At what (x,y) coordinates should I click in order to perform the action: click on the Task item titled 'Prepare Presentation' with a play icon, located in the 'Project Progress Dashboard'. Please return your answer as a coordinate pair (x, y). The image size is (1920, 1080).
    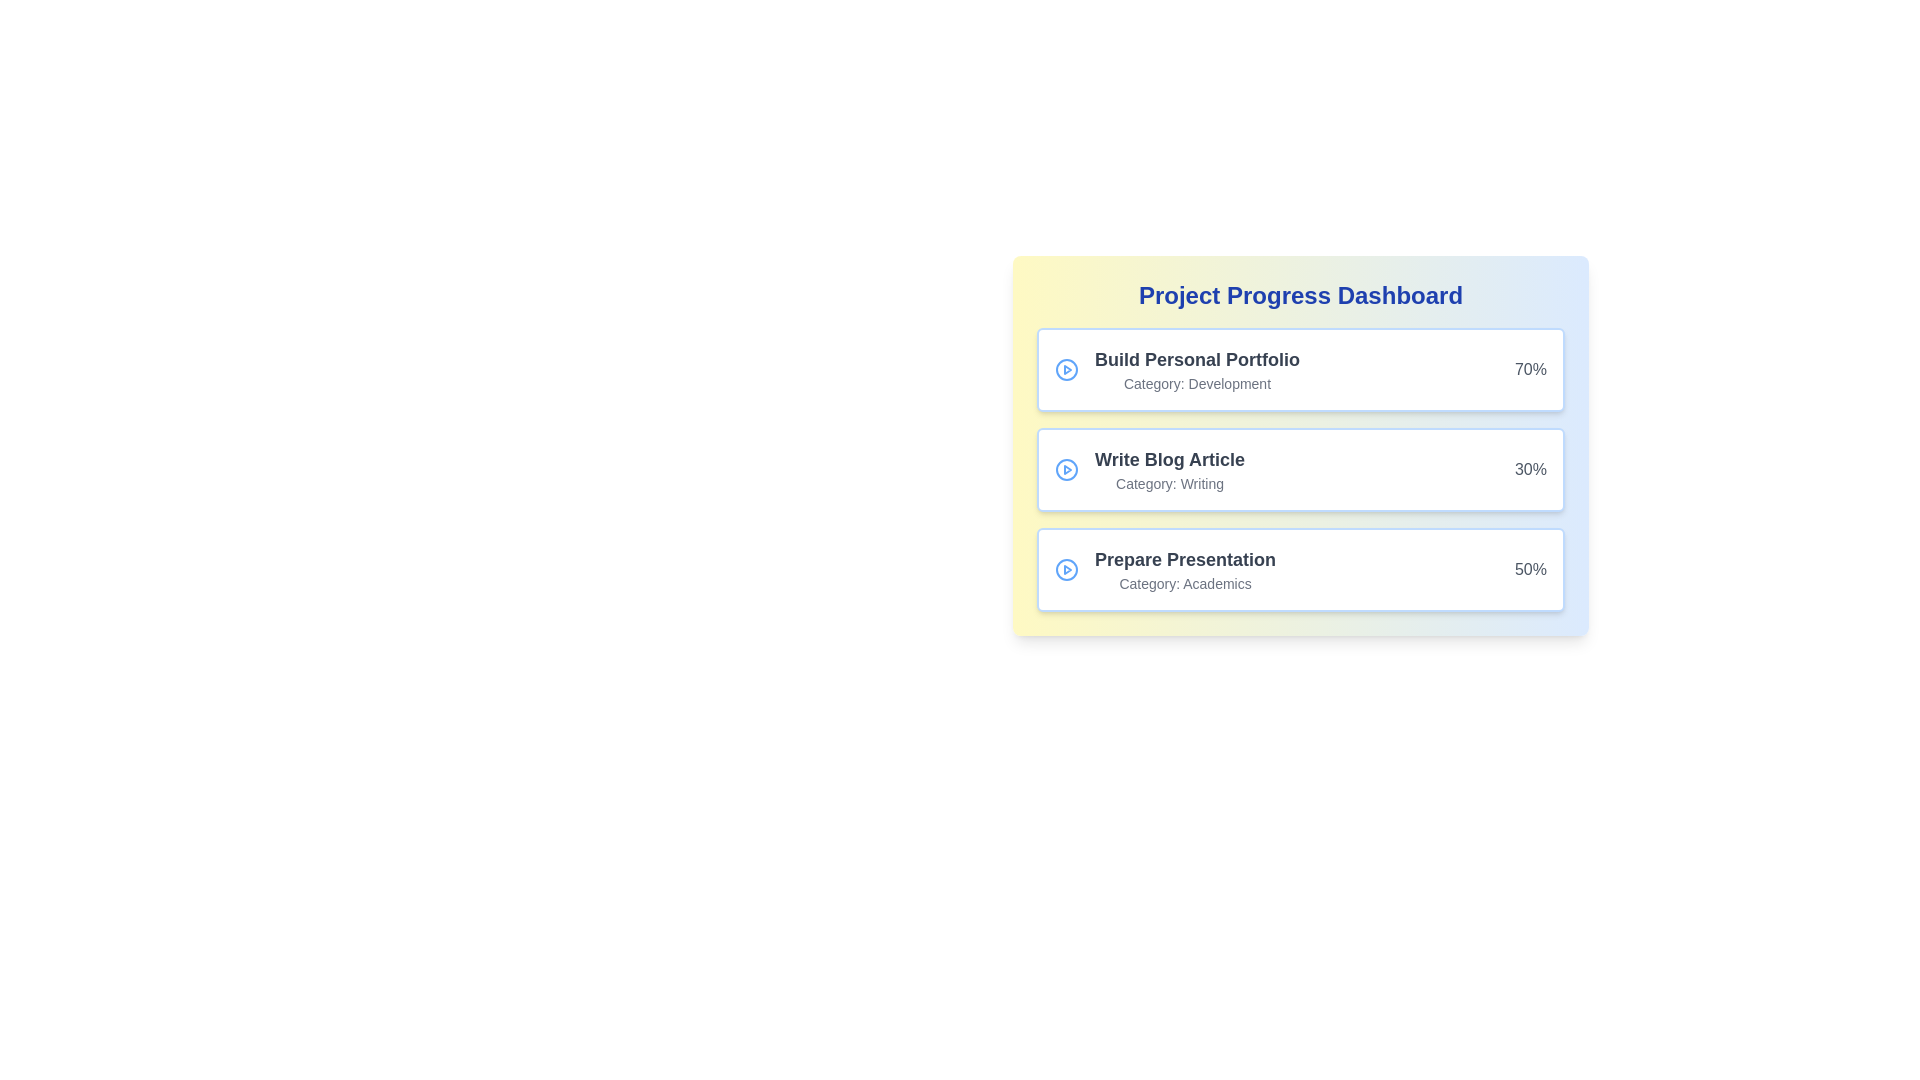
    Looking at the image, I should click on (1165, 570).